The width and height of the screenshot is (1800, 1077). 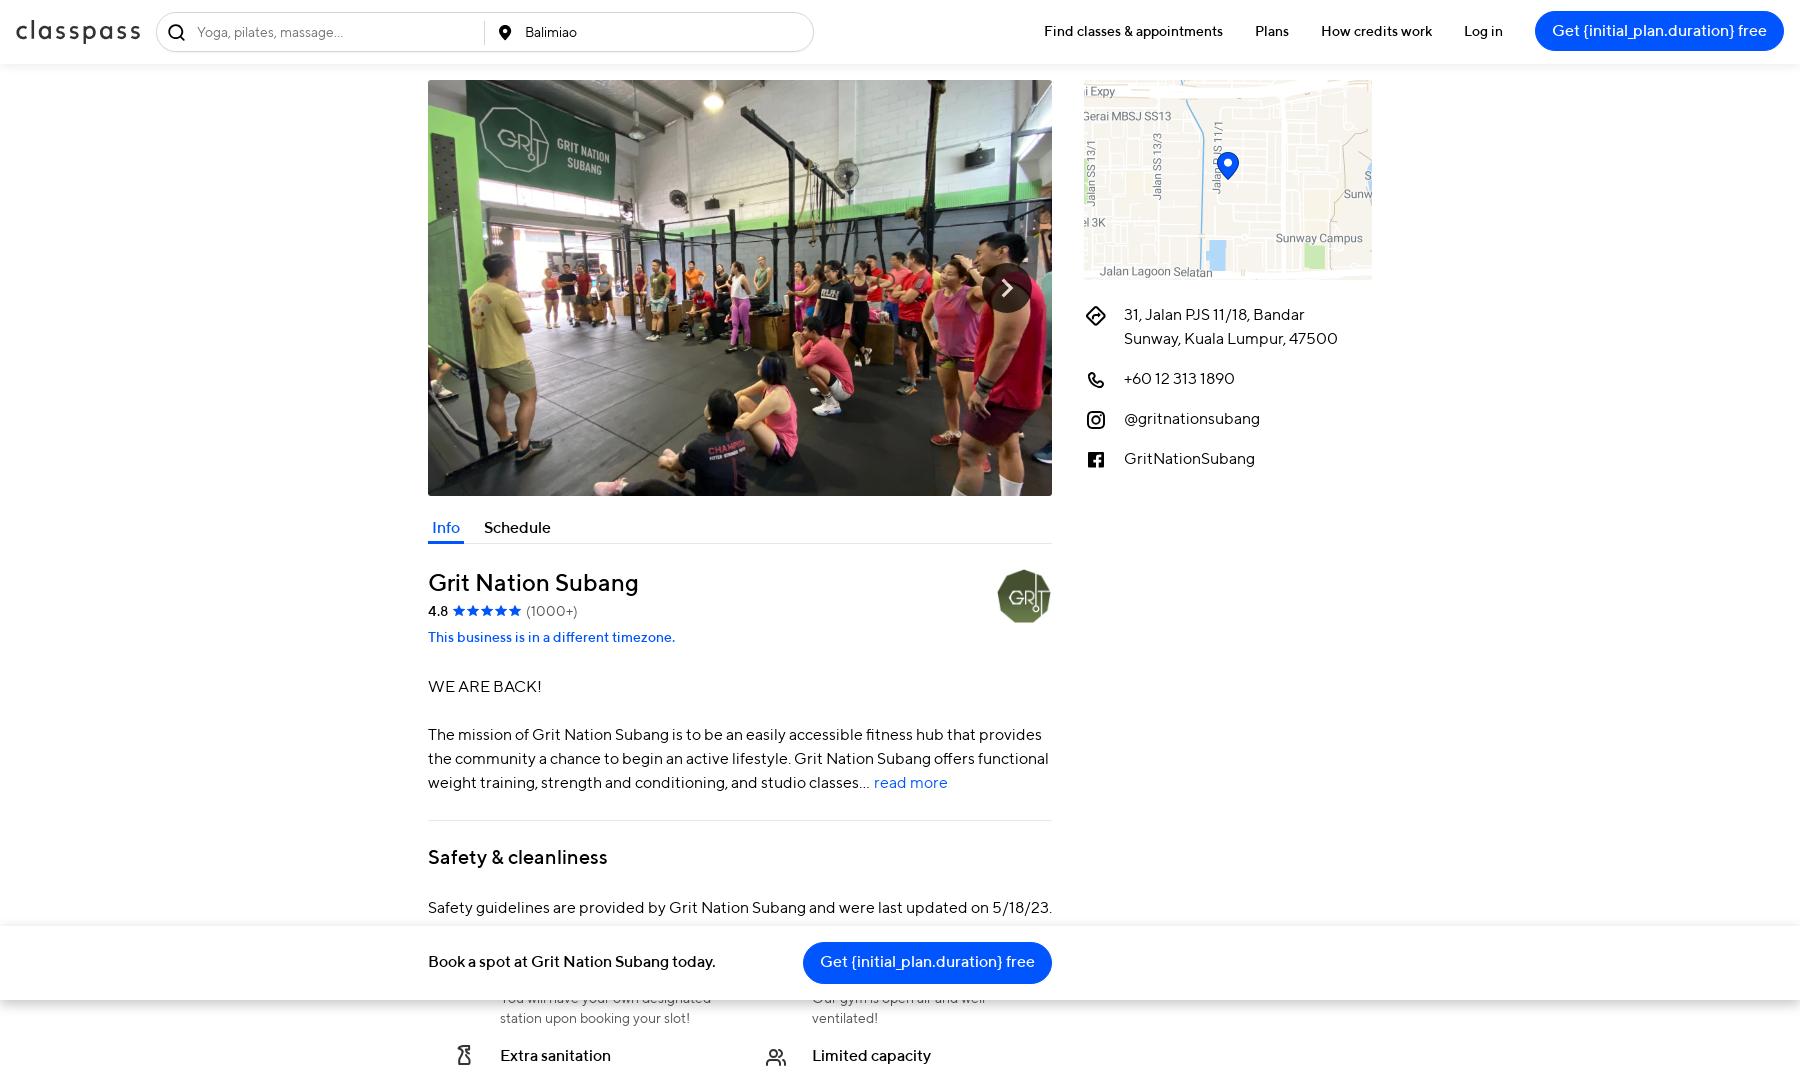 I want to click on 'Grit Nation Subang', so click(x=532, y=581).